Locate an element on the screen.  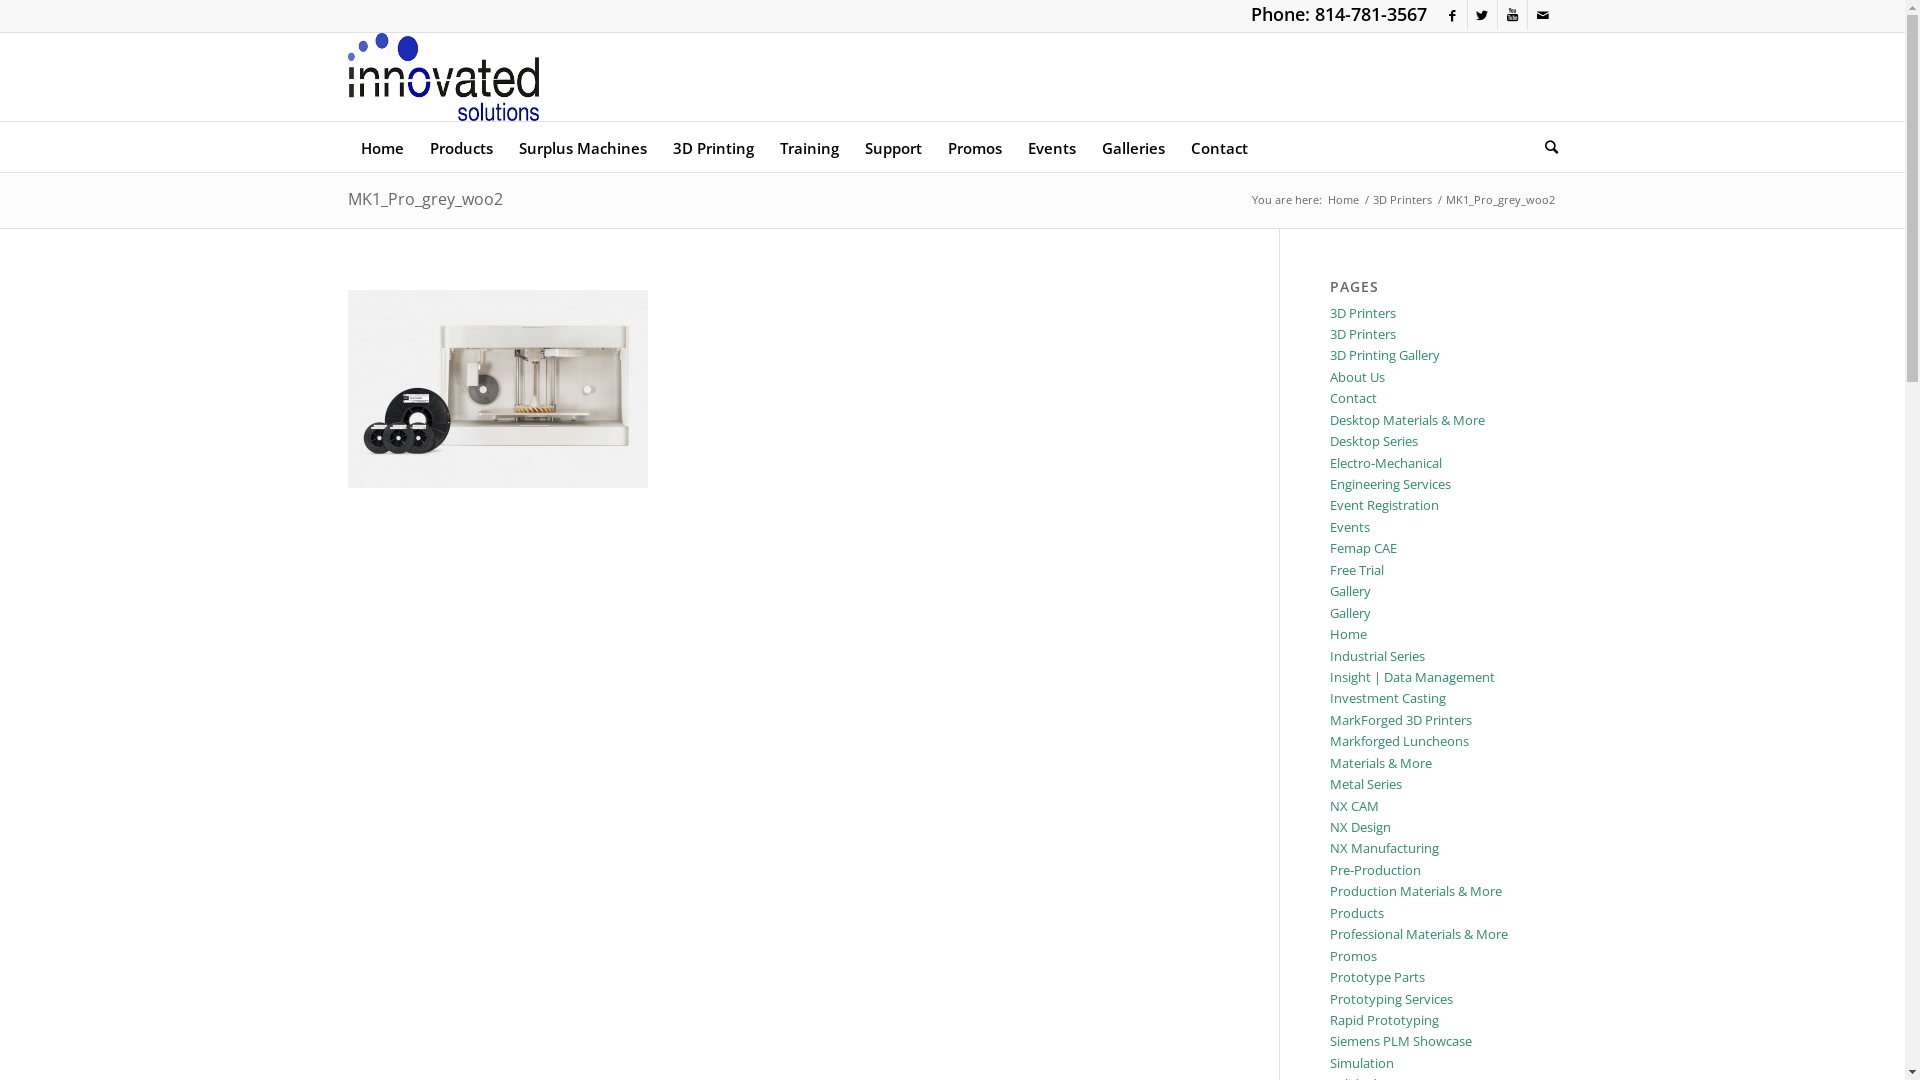
'NX Manufacturing' is located at coordinates (1383, 848).